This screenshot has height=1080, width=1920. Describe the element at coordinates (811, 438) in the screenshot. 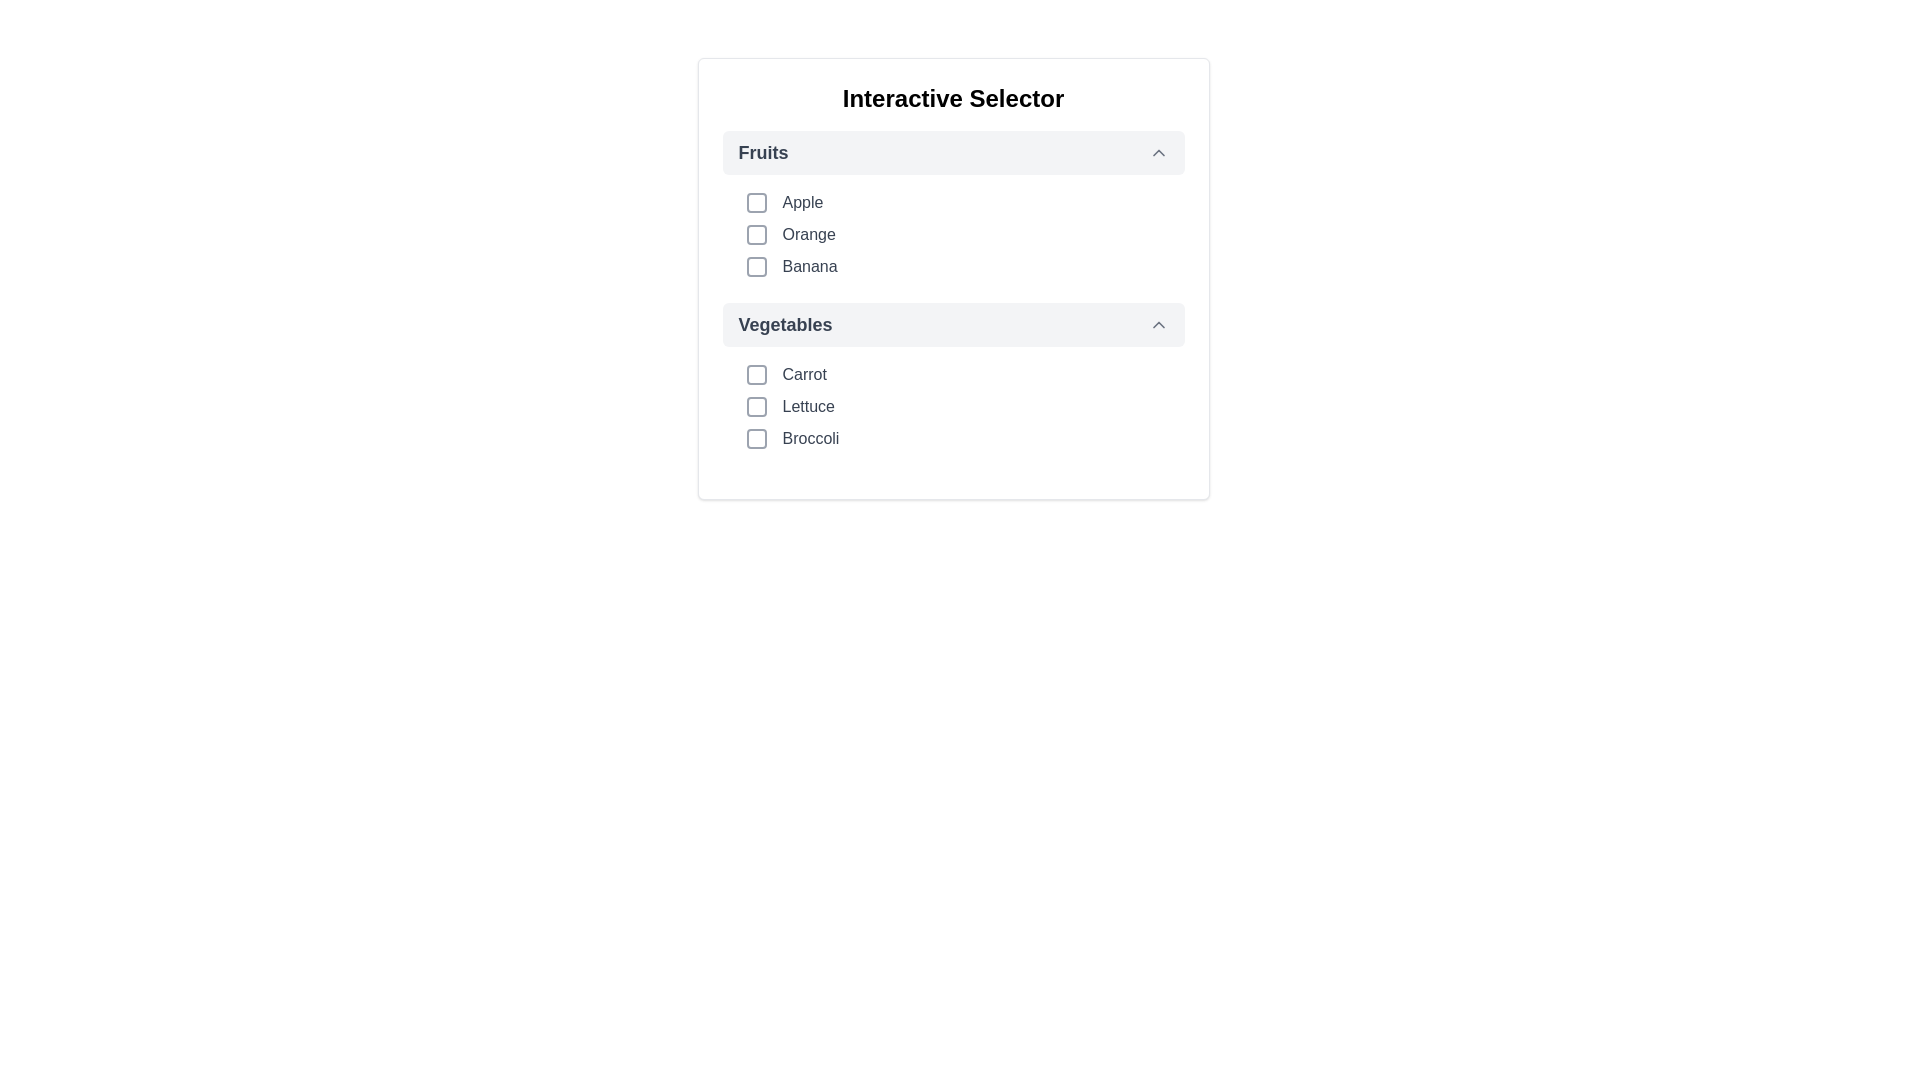

I see `the text label displaying 'Broccoli' which is styled in gray color and positioned to the immediate right of a checkbox in the 'Vegetables' category list as the third item` at that location.